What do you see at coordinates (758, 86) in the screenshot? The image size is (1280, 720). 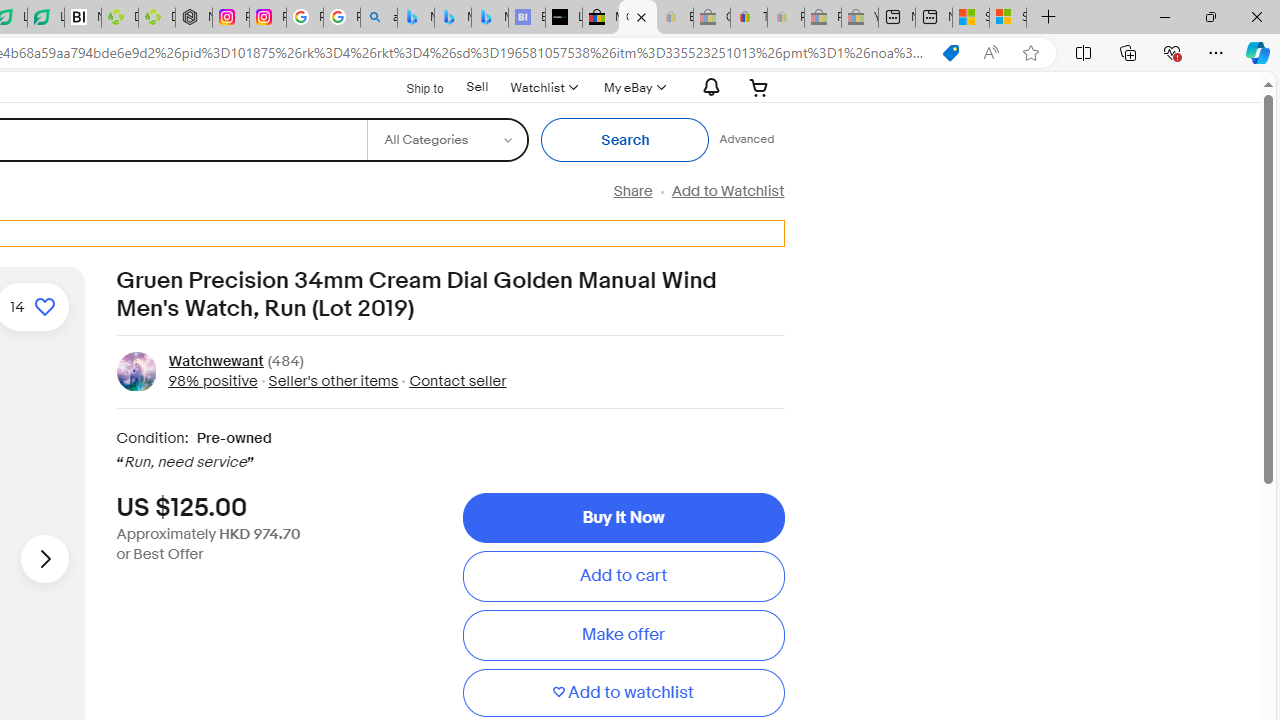 I see `'Your shopping cart'` at bounding box center [758, 86].